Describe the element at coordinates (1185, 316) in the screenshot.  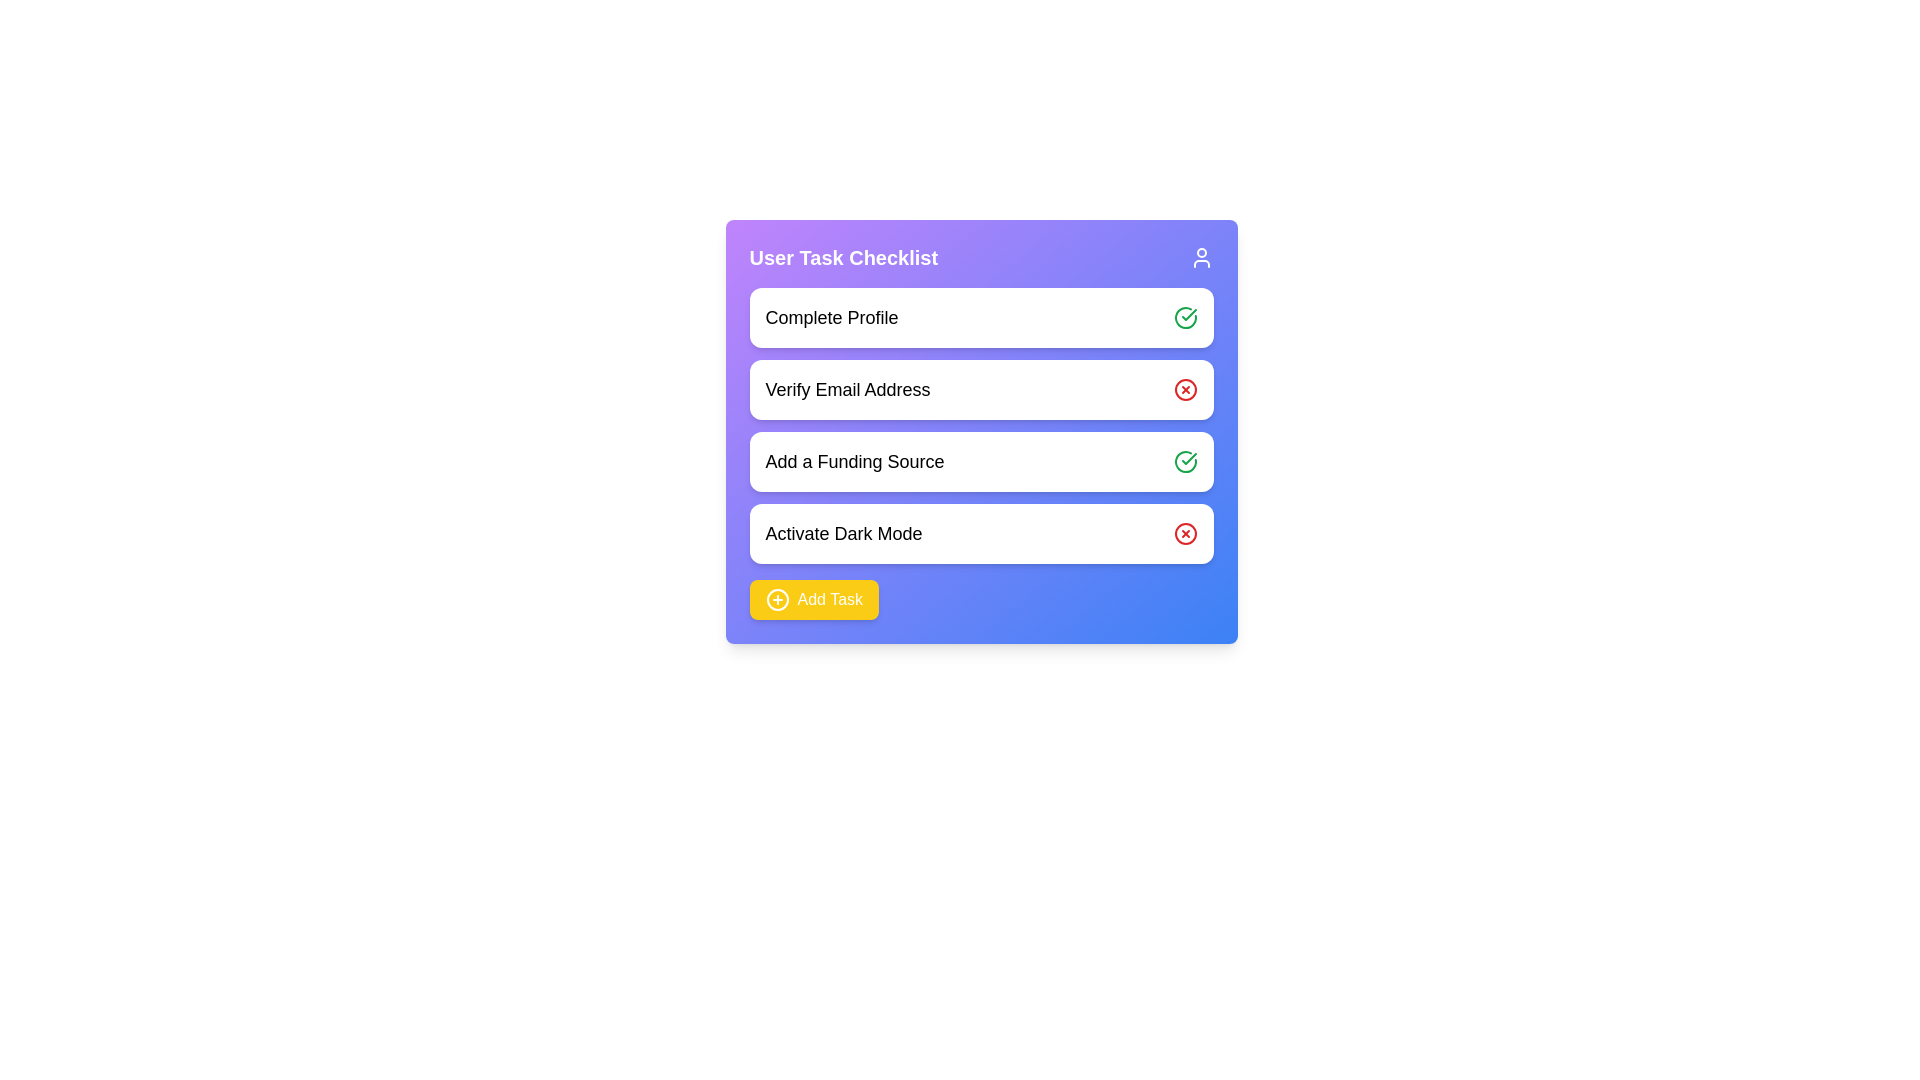
I see `the 'completed' icon indicating that the task 'Complete Profile' is marked as completed, located to the right of the 'Complete Profile' text in the task list` at that location.